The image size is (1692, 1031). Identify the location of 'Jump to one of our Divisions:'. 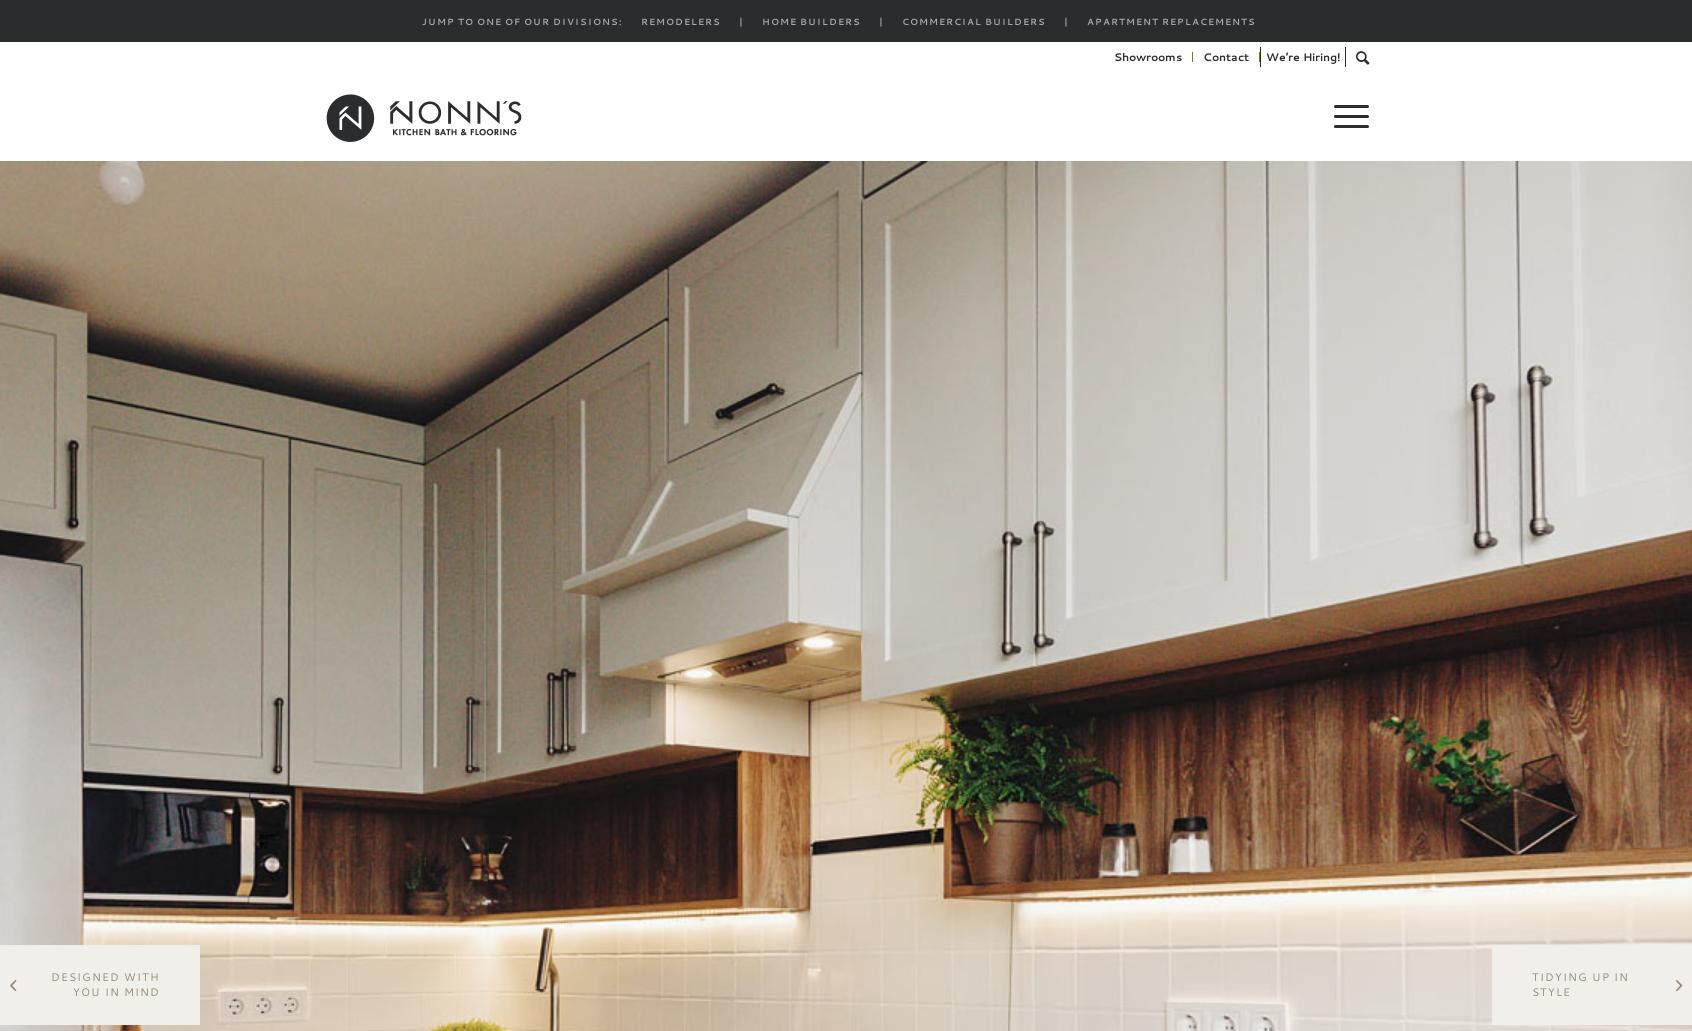
(420, 21).